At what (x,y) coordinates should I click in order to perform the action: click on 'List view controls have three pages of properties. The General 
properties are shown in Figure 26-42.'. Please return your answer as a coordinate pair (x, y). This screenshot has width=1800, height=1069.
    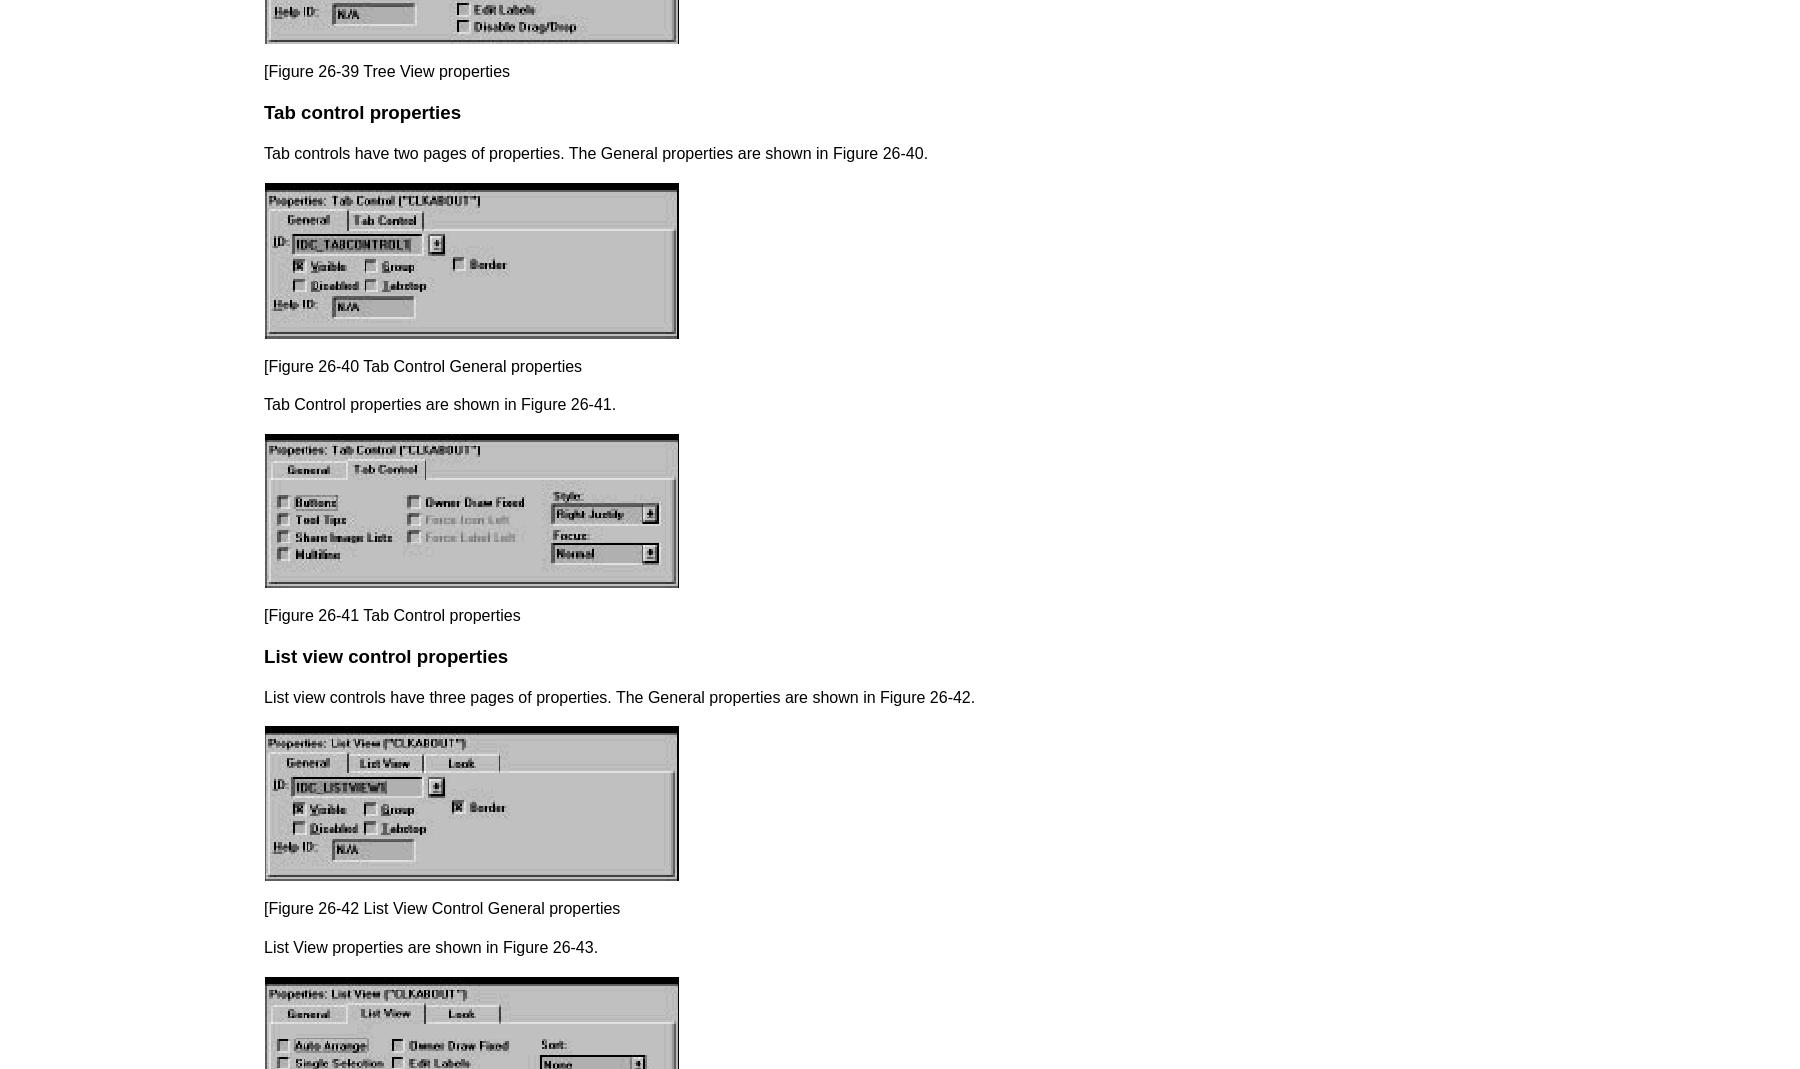
    Looking at the image, I should click on (619, 695).